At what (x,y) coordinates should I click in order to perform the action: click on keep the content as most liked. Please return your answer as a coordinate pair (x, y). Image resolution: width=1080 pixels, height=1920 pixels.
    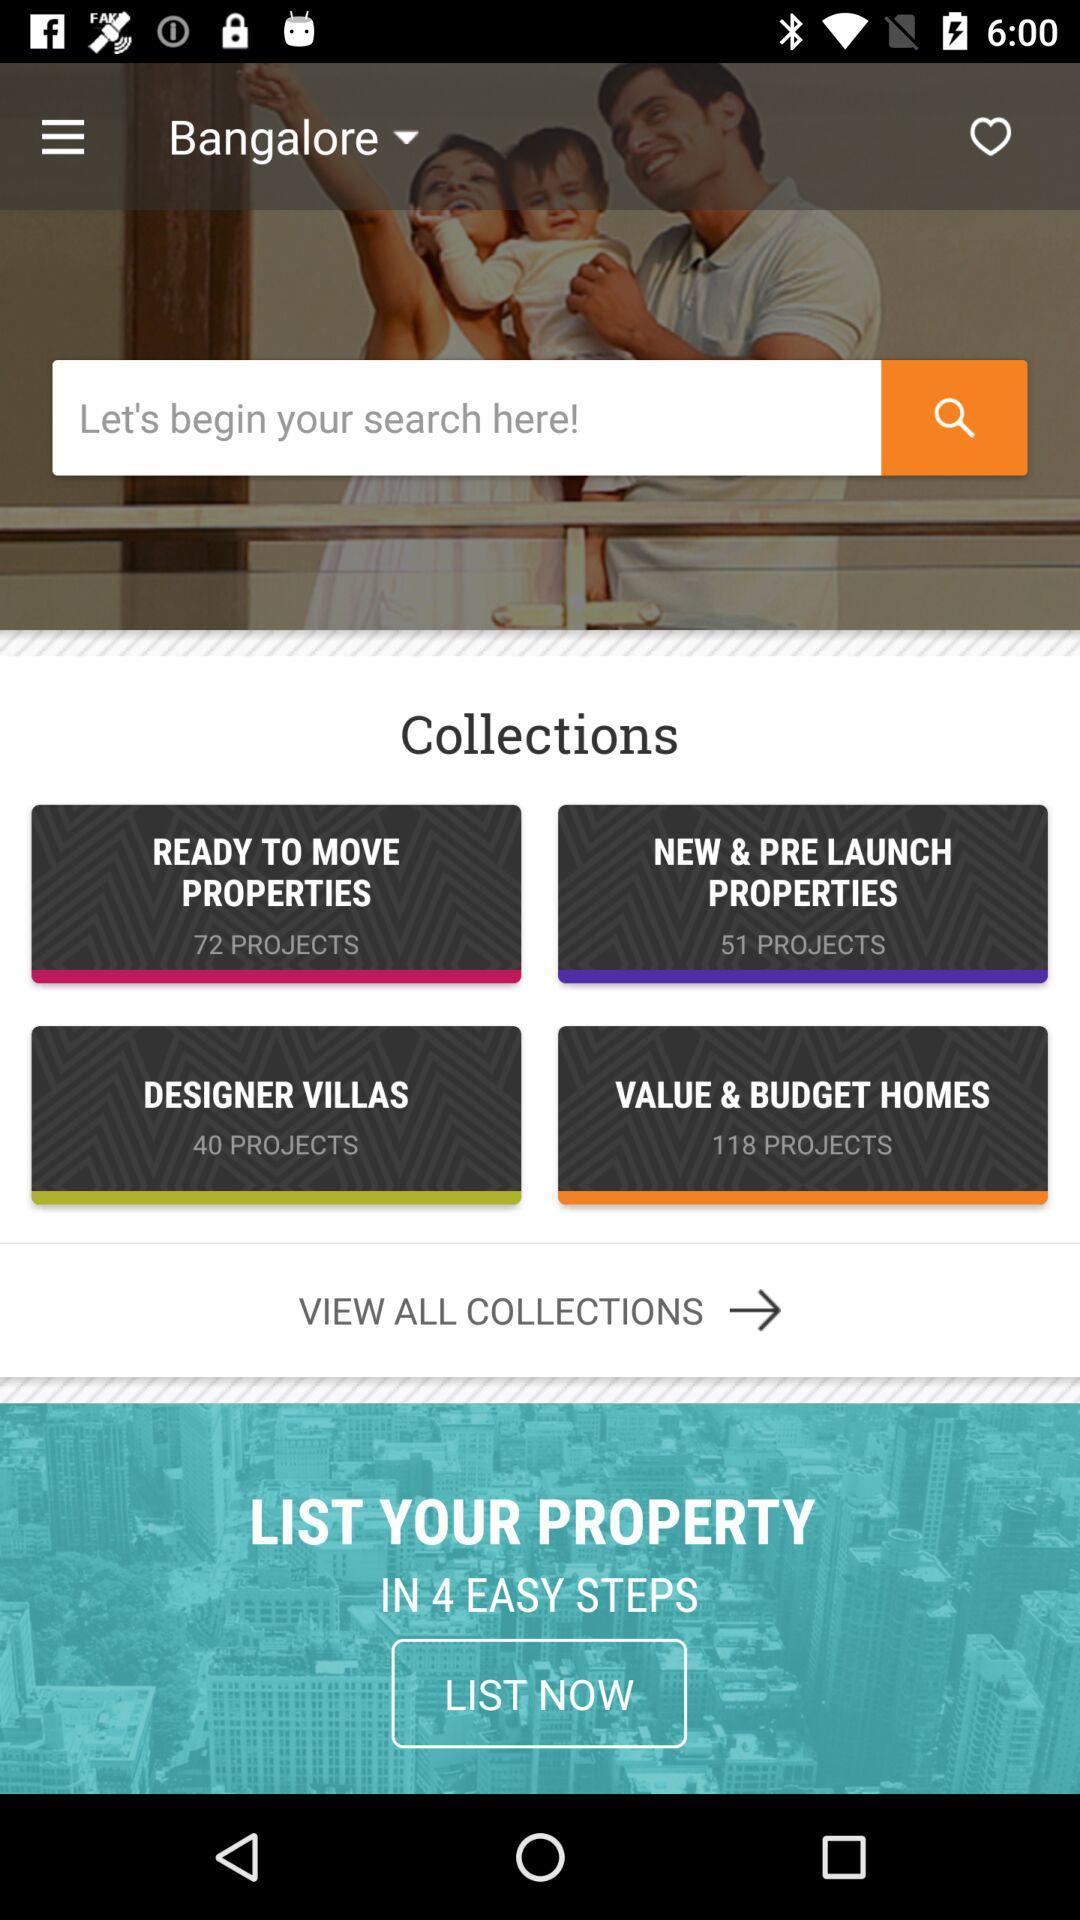
    Looking at the image, I should click on (990, 135).